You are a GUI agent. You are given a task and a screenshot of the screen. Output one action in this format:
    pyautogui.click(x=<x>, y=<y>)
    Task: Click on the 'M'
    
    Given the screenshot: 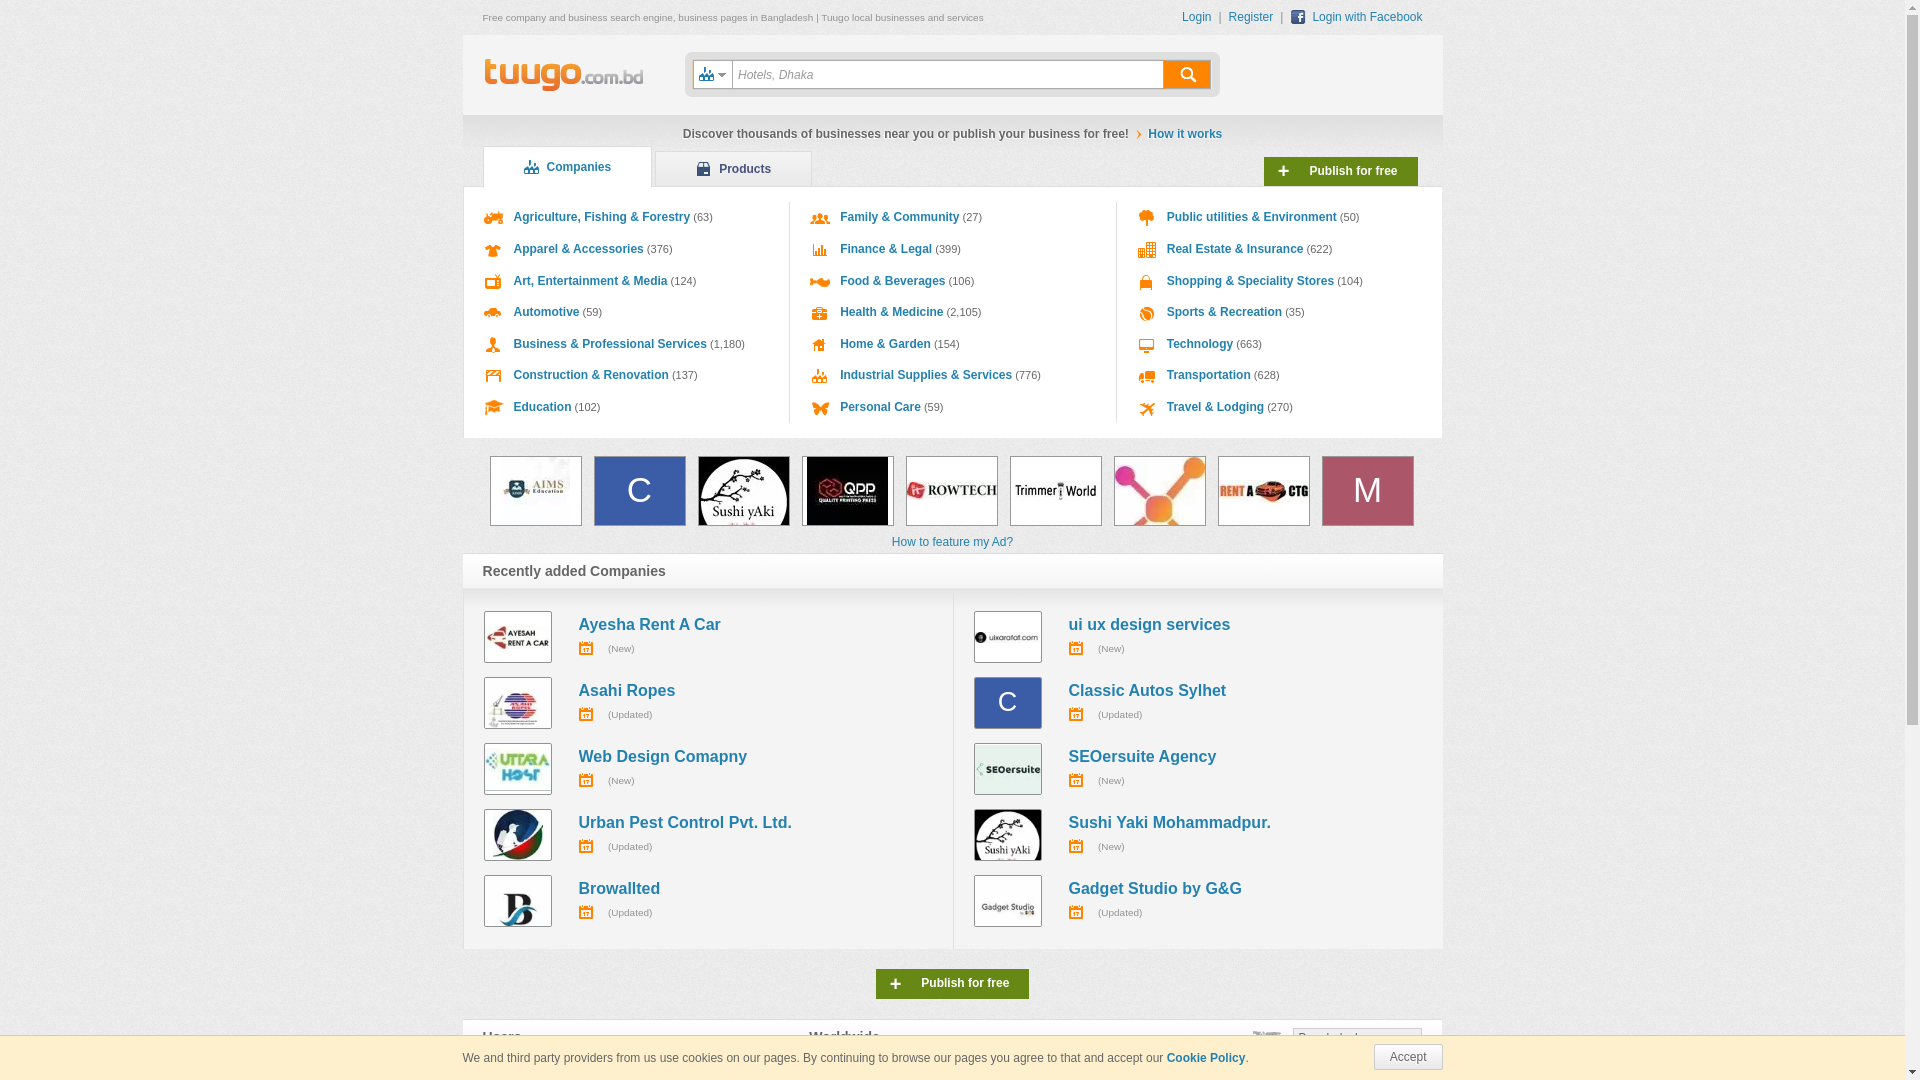 What is the action you would take?
    pyautogui.click(x=1367, y=490)
    